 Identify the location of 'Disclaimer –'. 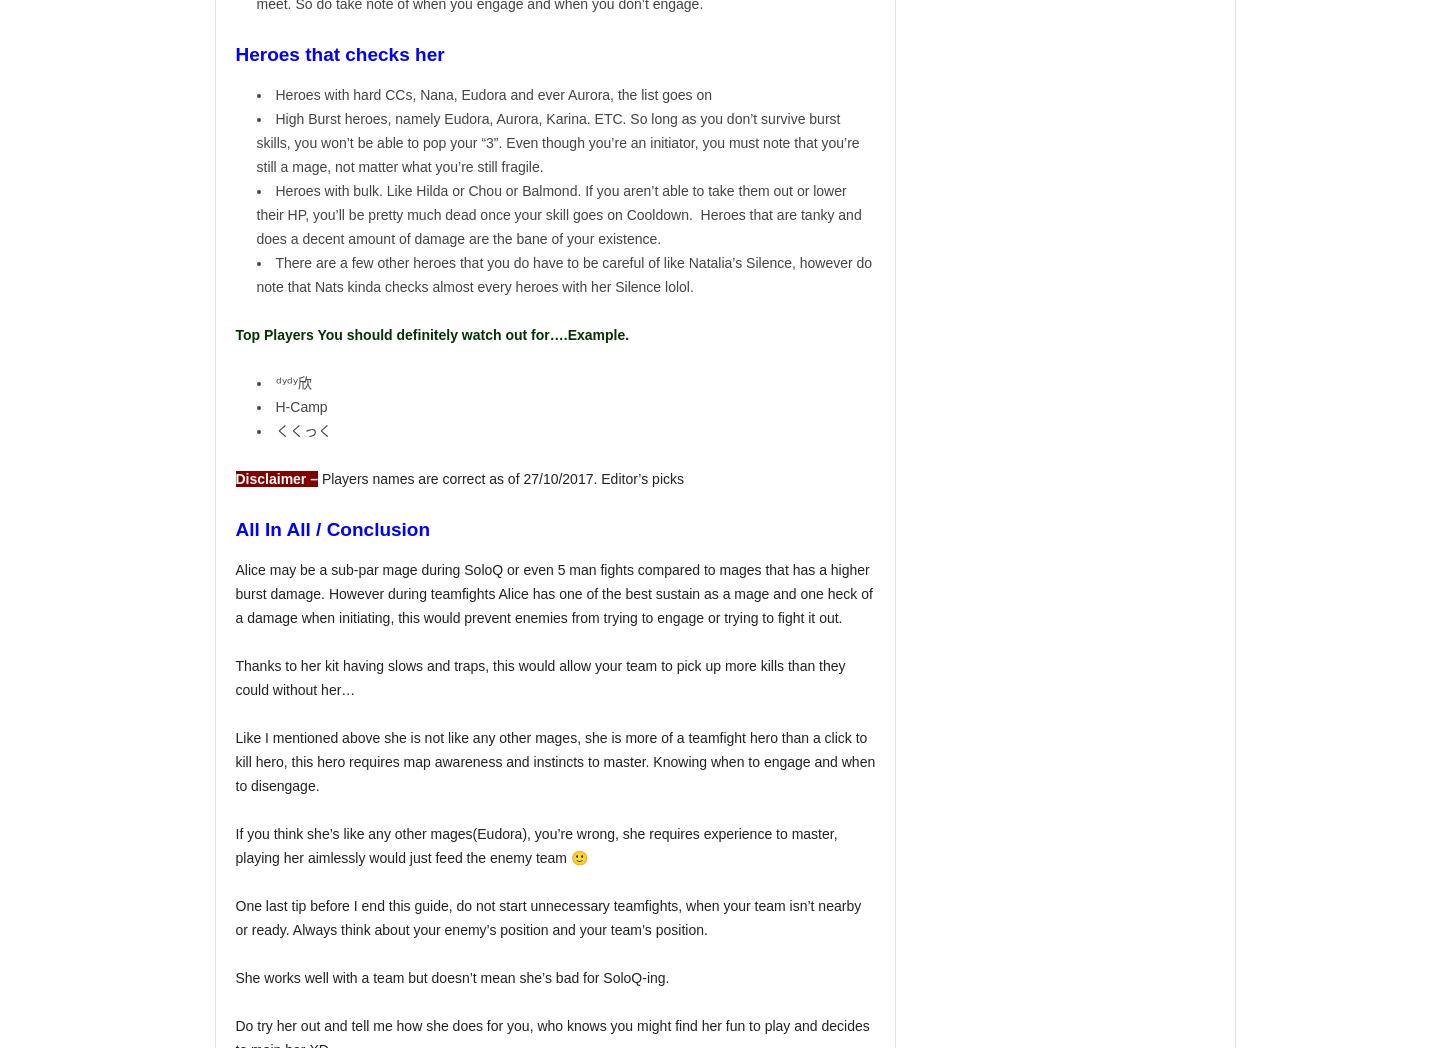
(276, 478).